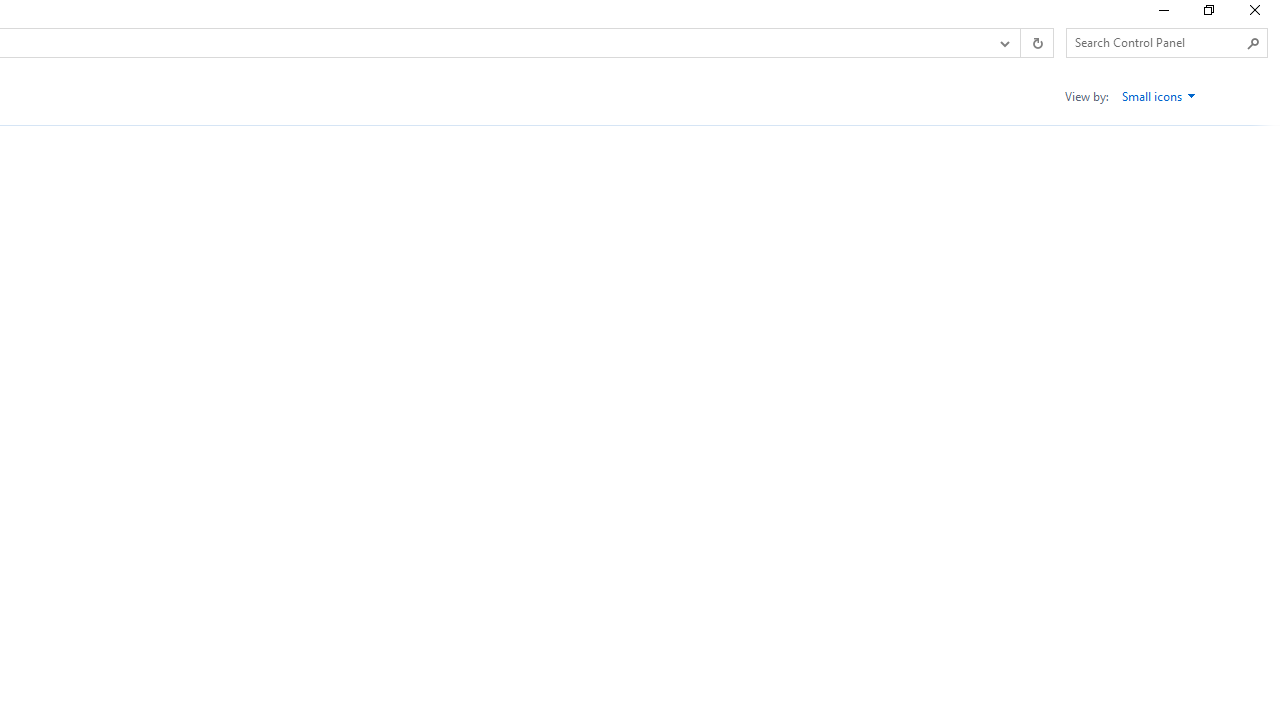  I want to click on 'Restore', so click(1207, 15).